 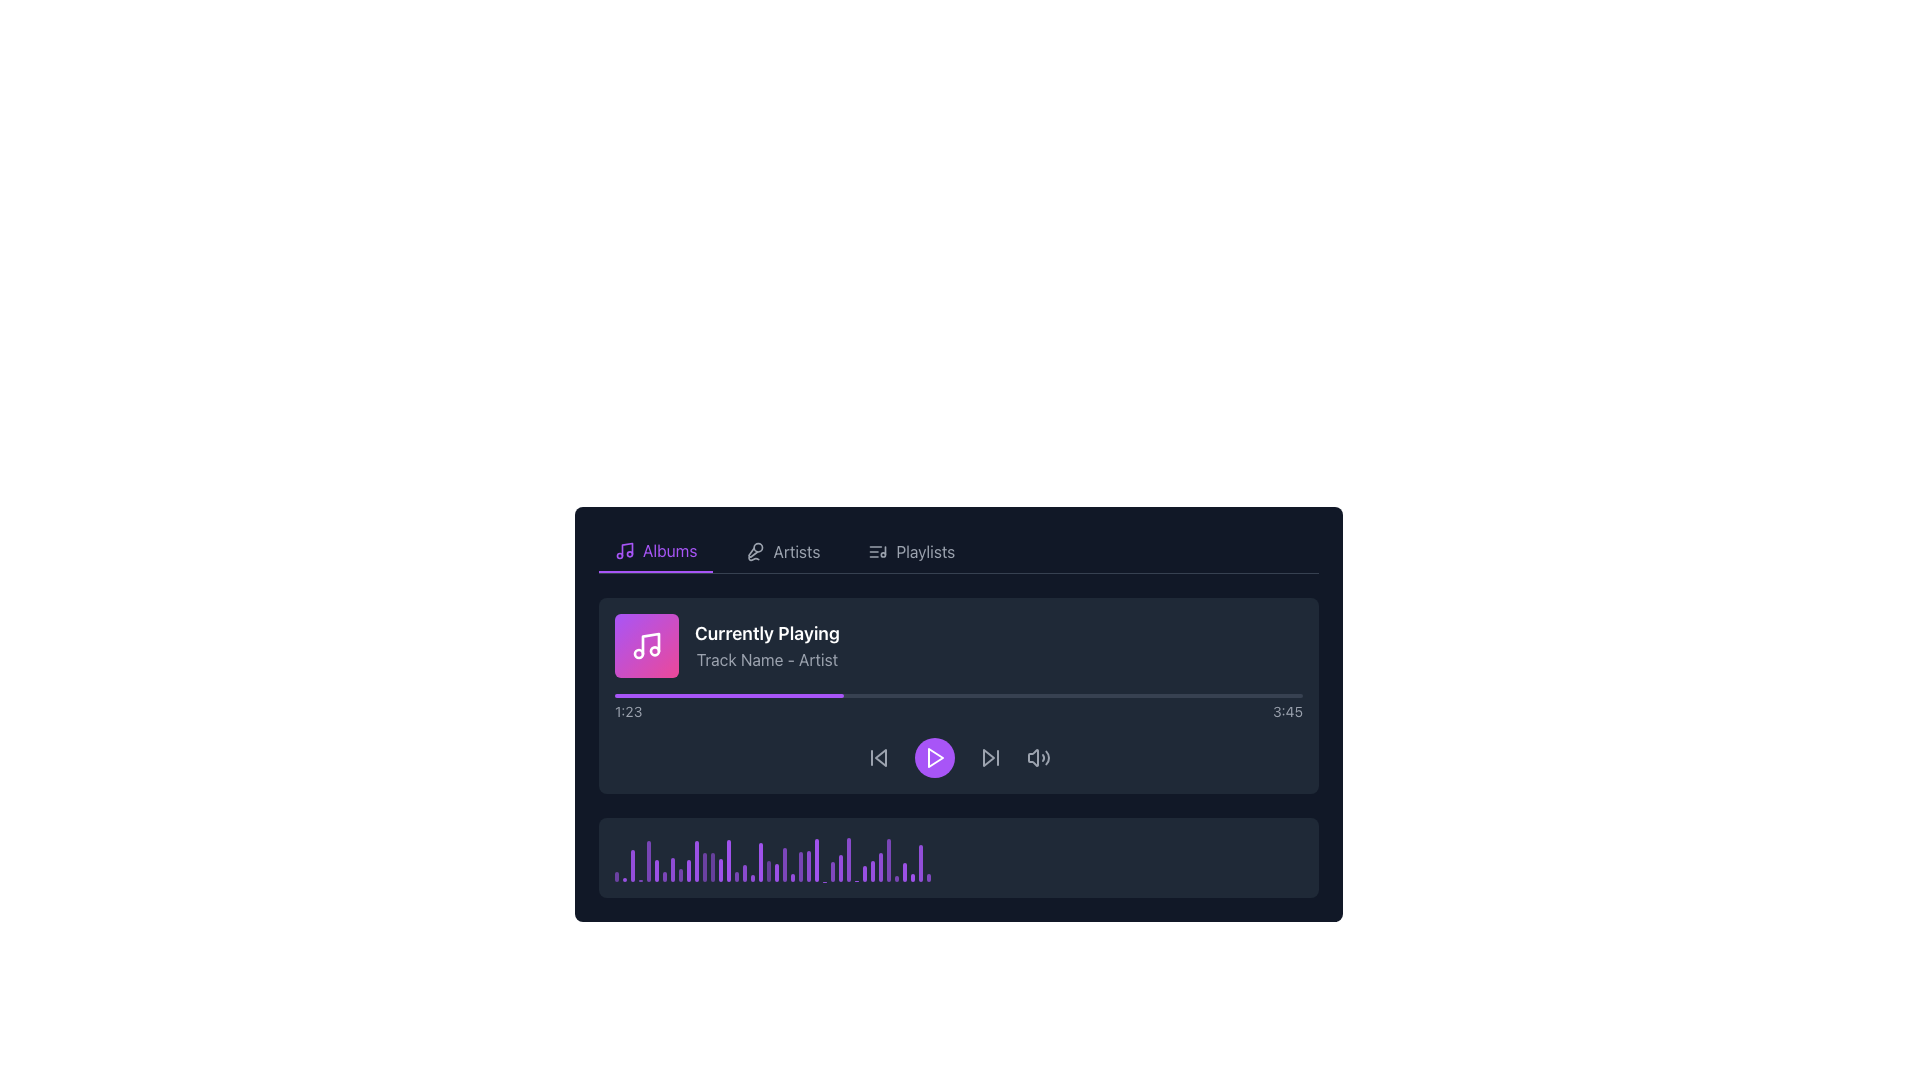 I want to click on the 13th vertical bar in the histogram-like visualization, which is colored purple and has rounded ends, located within a dark gray rectangular area, so click(x=713, y=866).